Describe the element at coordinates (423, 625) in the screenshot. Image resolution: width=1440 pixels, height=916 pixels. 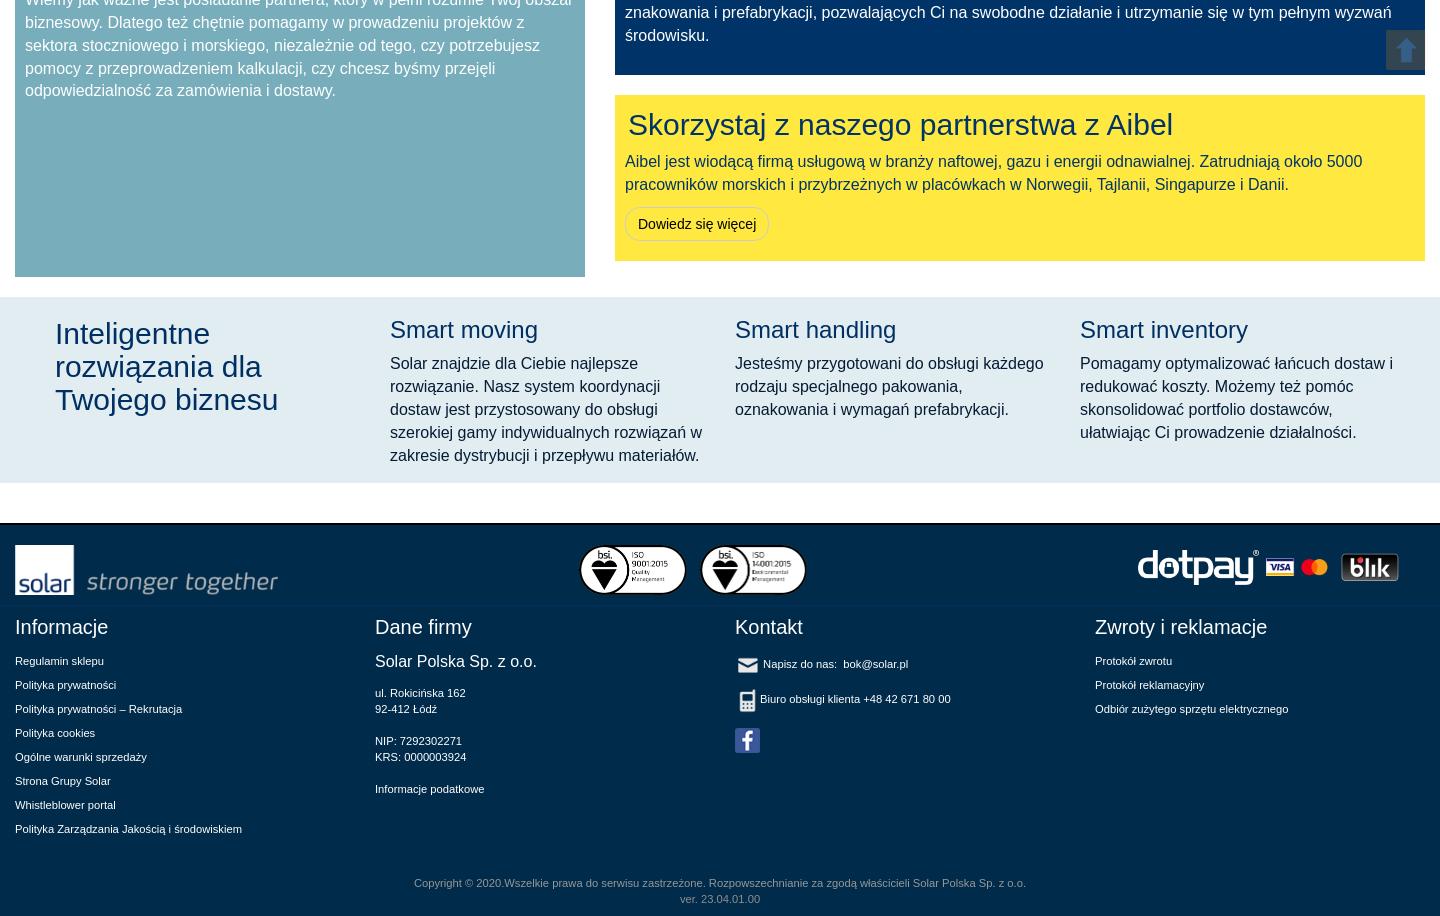
I see `'Dane firmy'` at that location.